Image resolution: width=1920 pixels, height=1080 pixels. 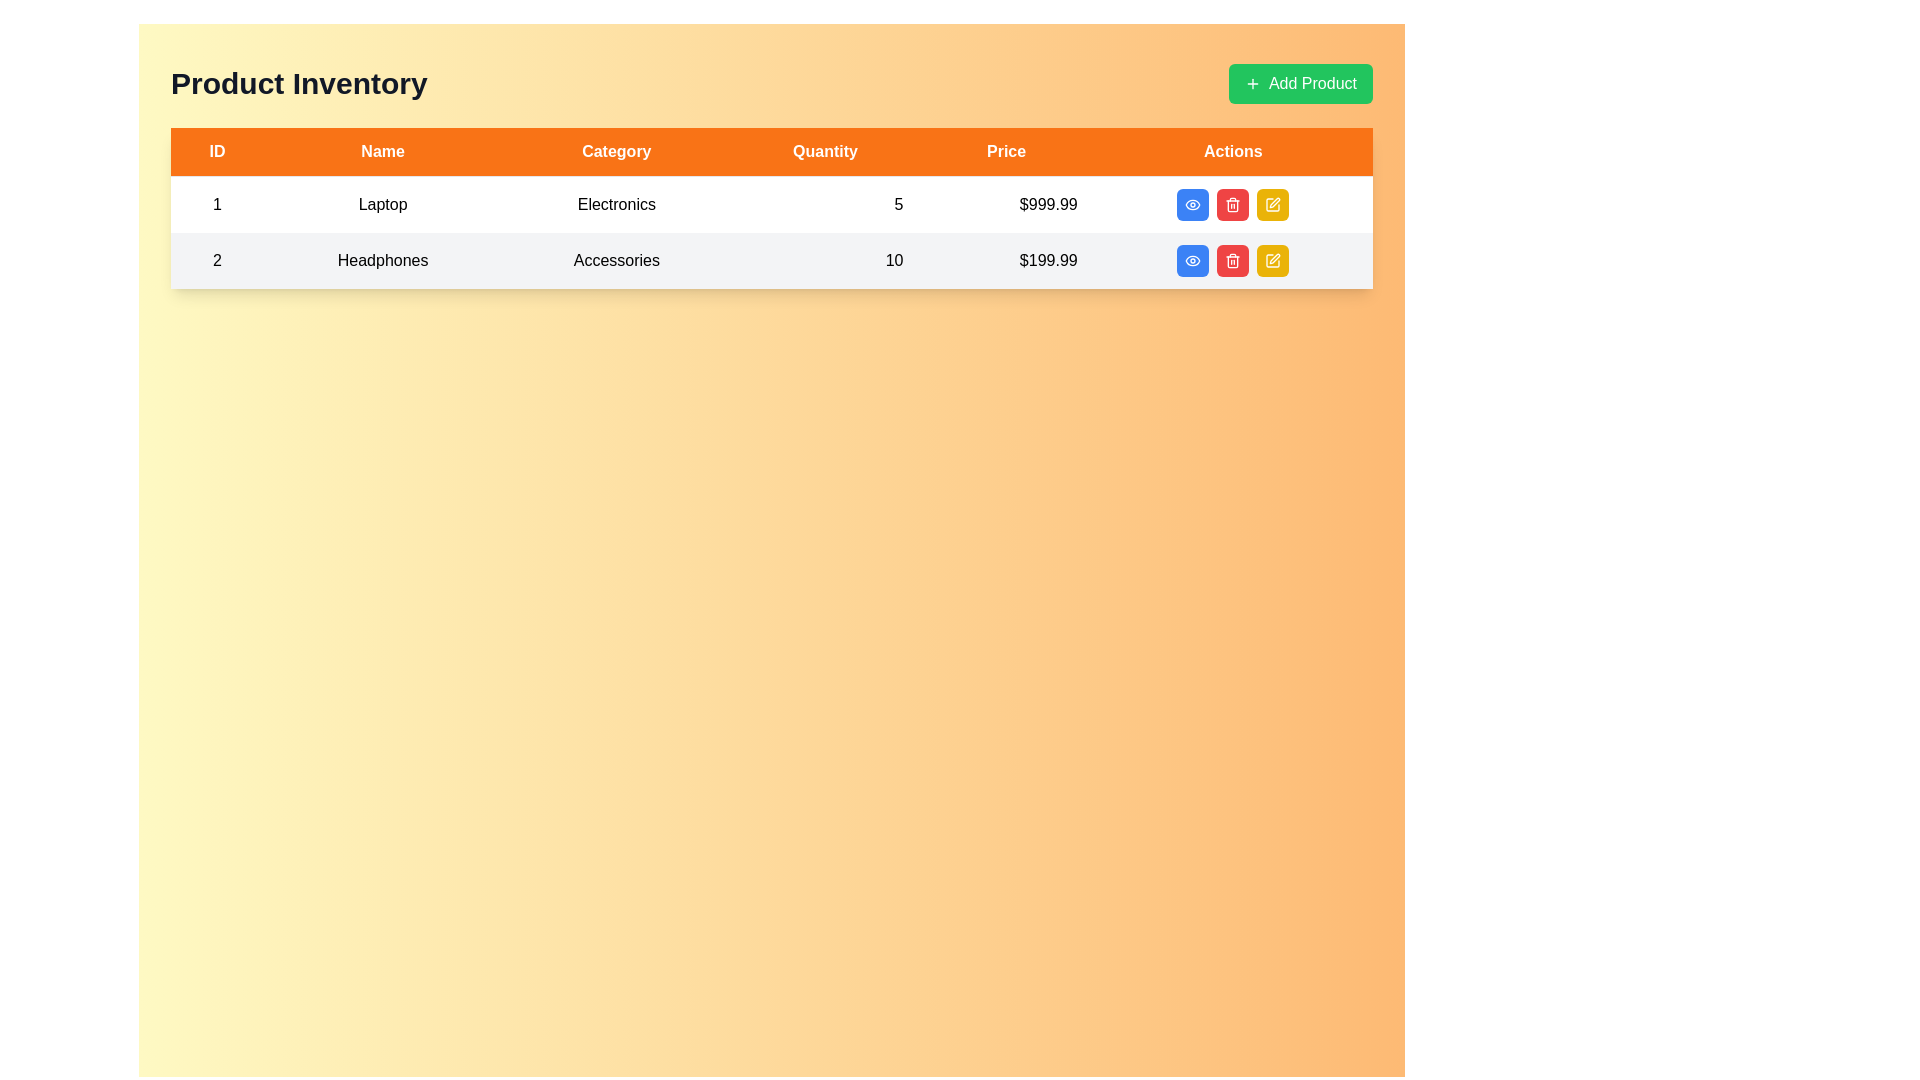 What do you see at coordinates (1232, 204) in the screenshot?
I see `the delete icon button located in the Actions column of the second row of the data table` at bounding box center [1232, 204].